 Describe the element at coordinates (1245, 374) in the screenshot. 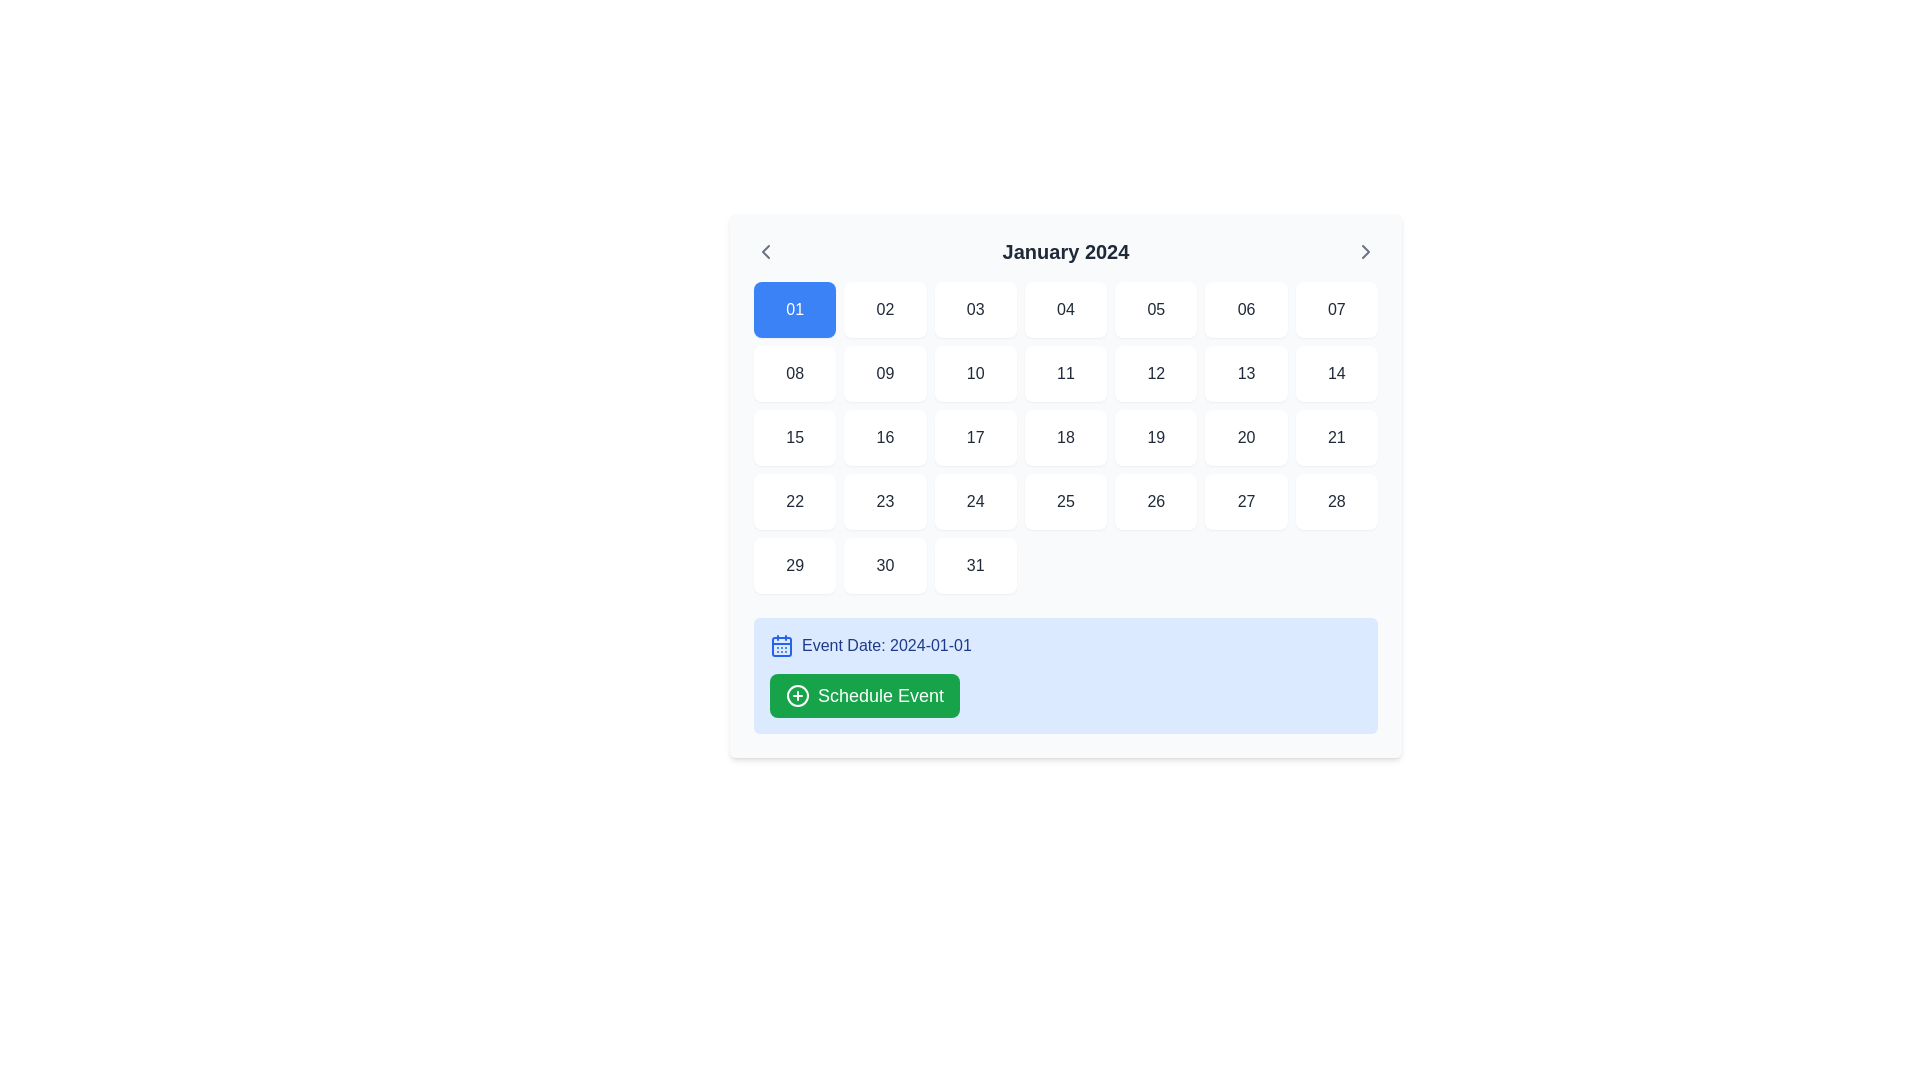

I see `the button representing the date 13th of January 2024 in the calendar interface` at that location.